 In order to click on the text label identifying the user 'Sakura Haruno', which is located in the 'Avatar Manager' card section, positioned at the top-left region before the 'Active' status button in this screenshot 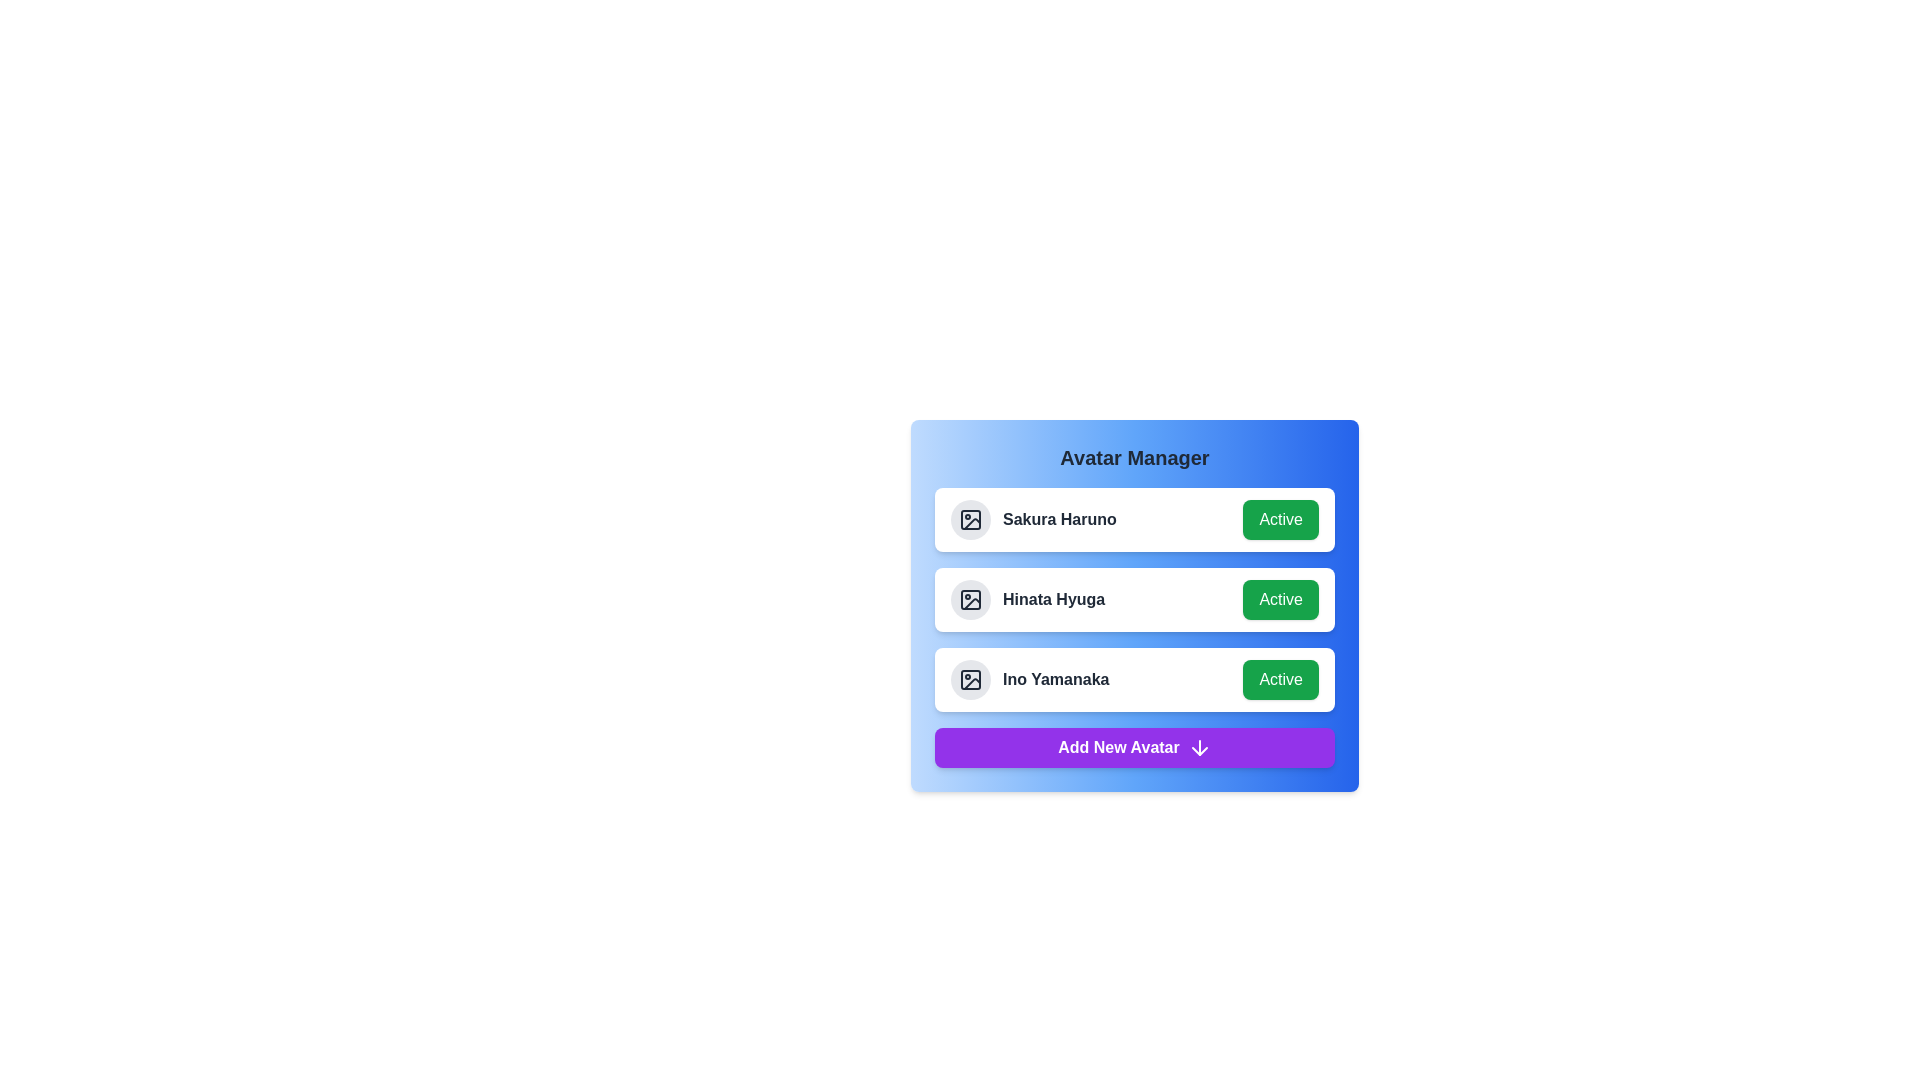, I will do `click(1033, 519)`.